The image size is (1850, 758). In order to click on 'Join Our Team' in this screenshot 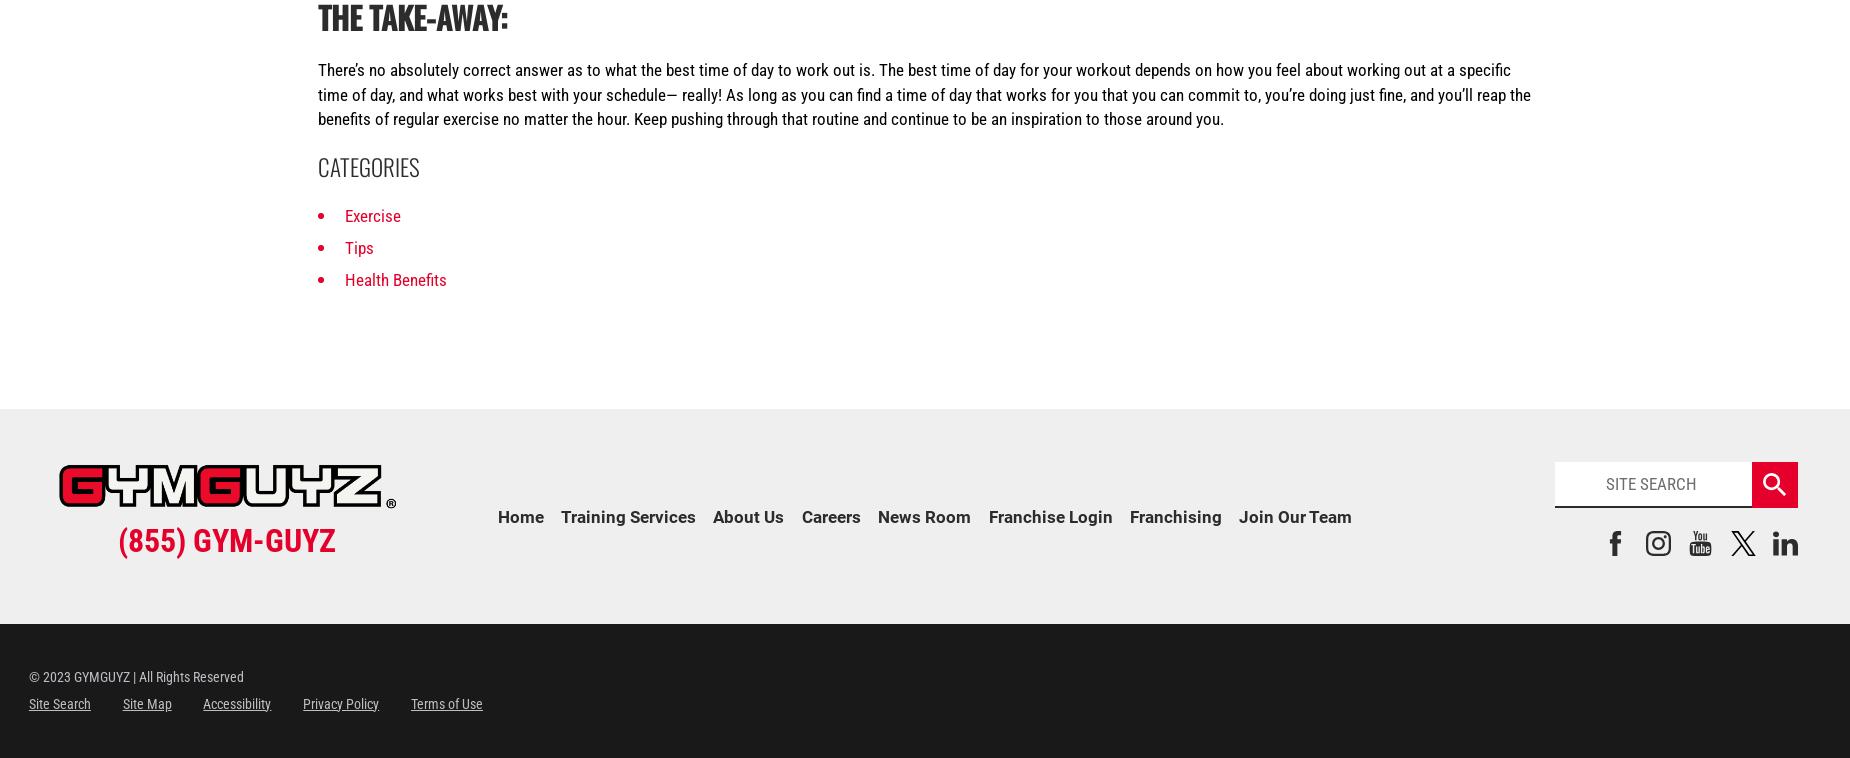, I will do `click(1294, 514)`.